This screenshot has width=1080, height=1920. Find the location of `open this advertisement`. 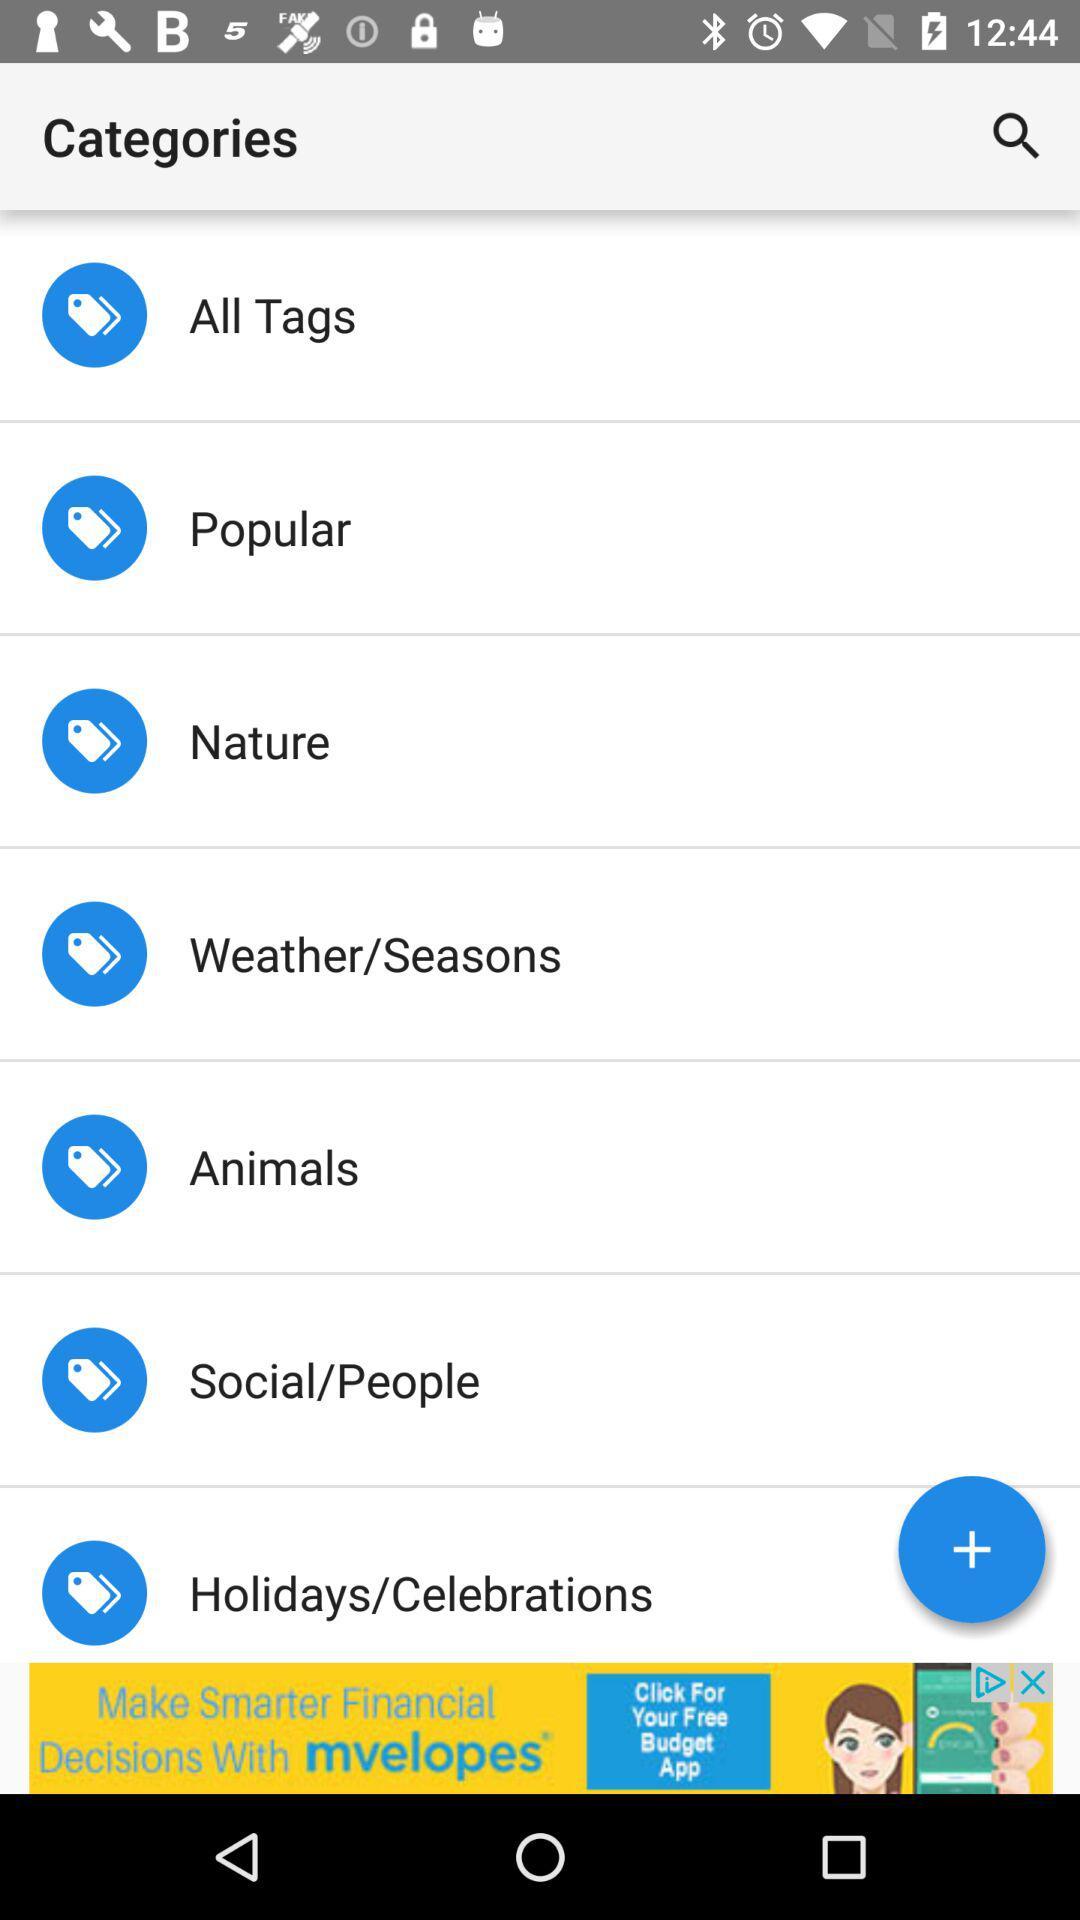

open this advertisement is located at coordinates (540, 1727).